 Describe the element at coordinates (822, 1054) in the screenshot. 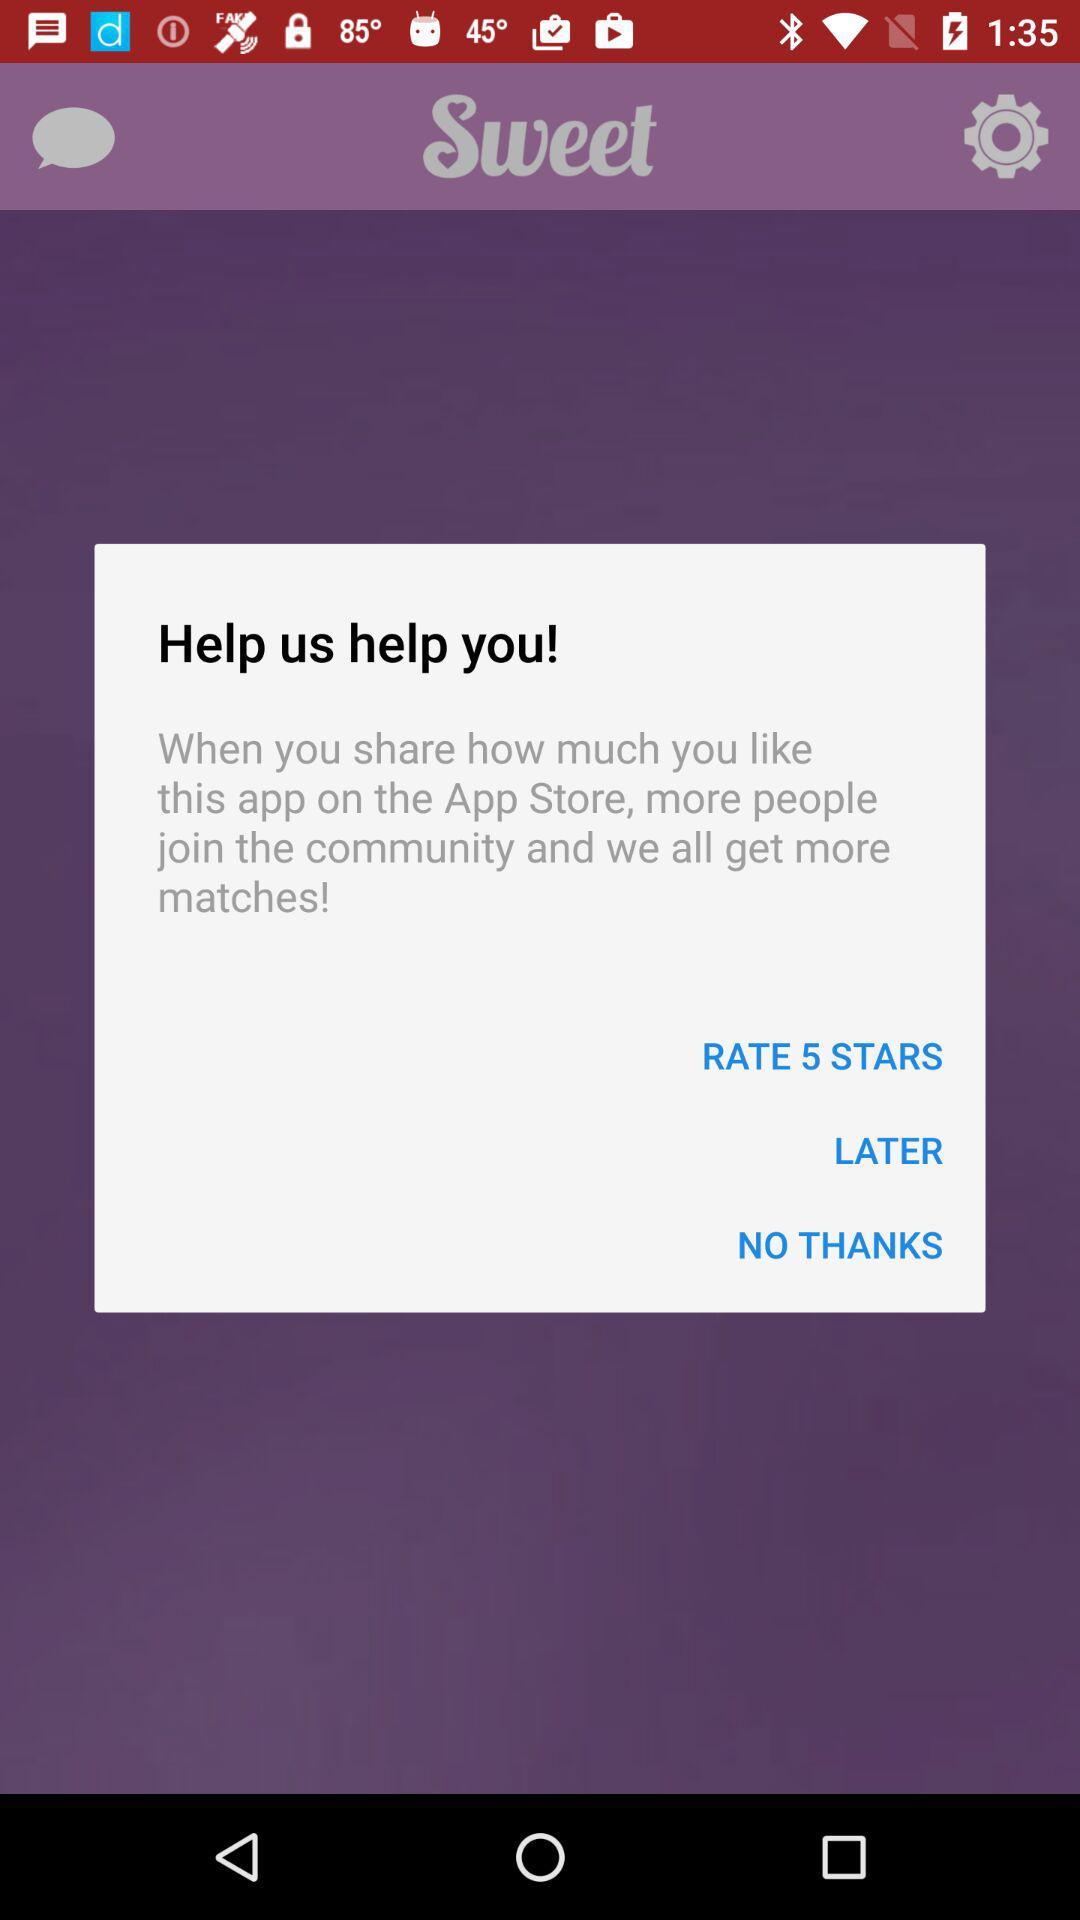

I see `icon above later item` at that location.